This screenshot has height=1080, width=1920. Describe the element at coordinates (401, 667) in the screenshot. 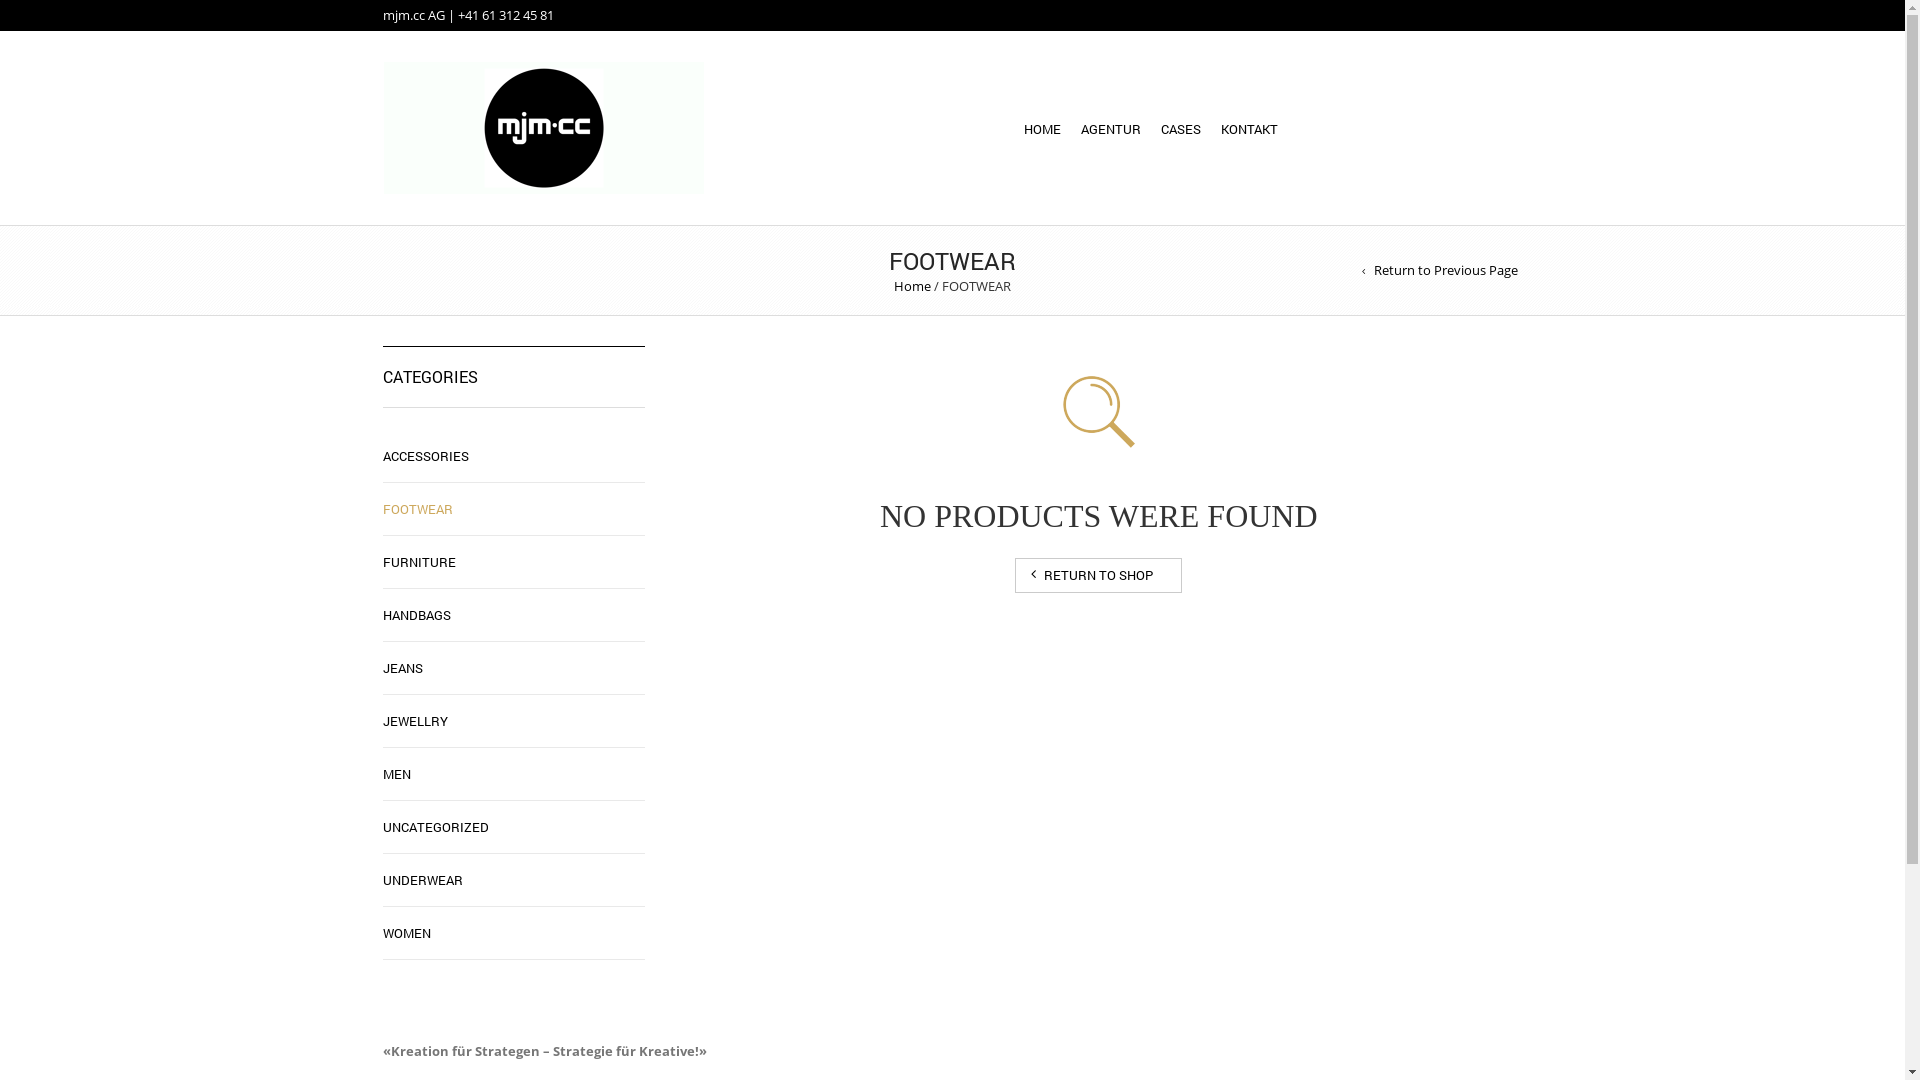

I see `'JEANS'` at that location.